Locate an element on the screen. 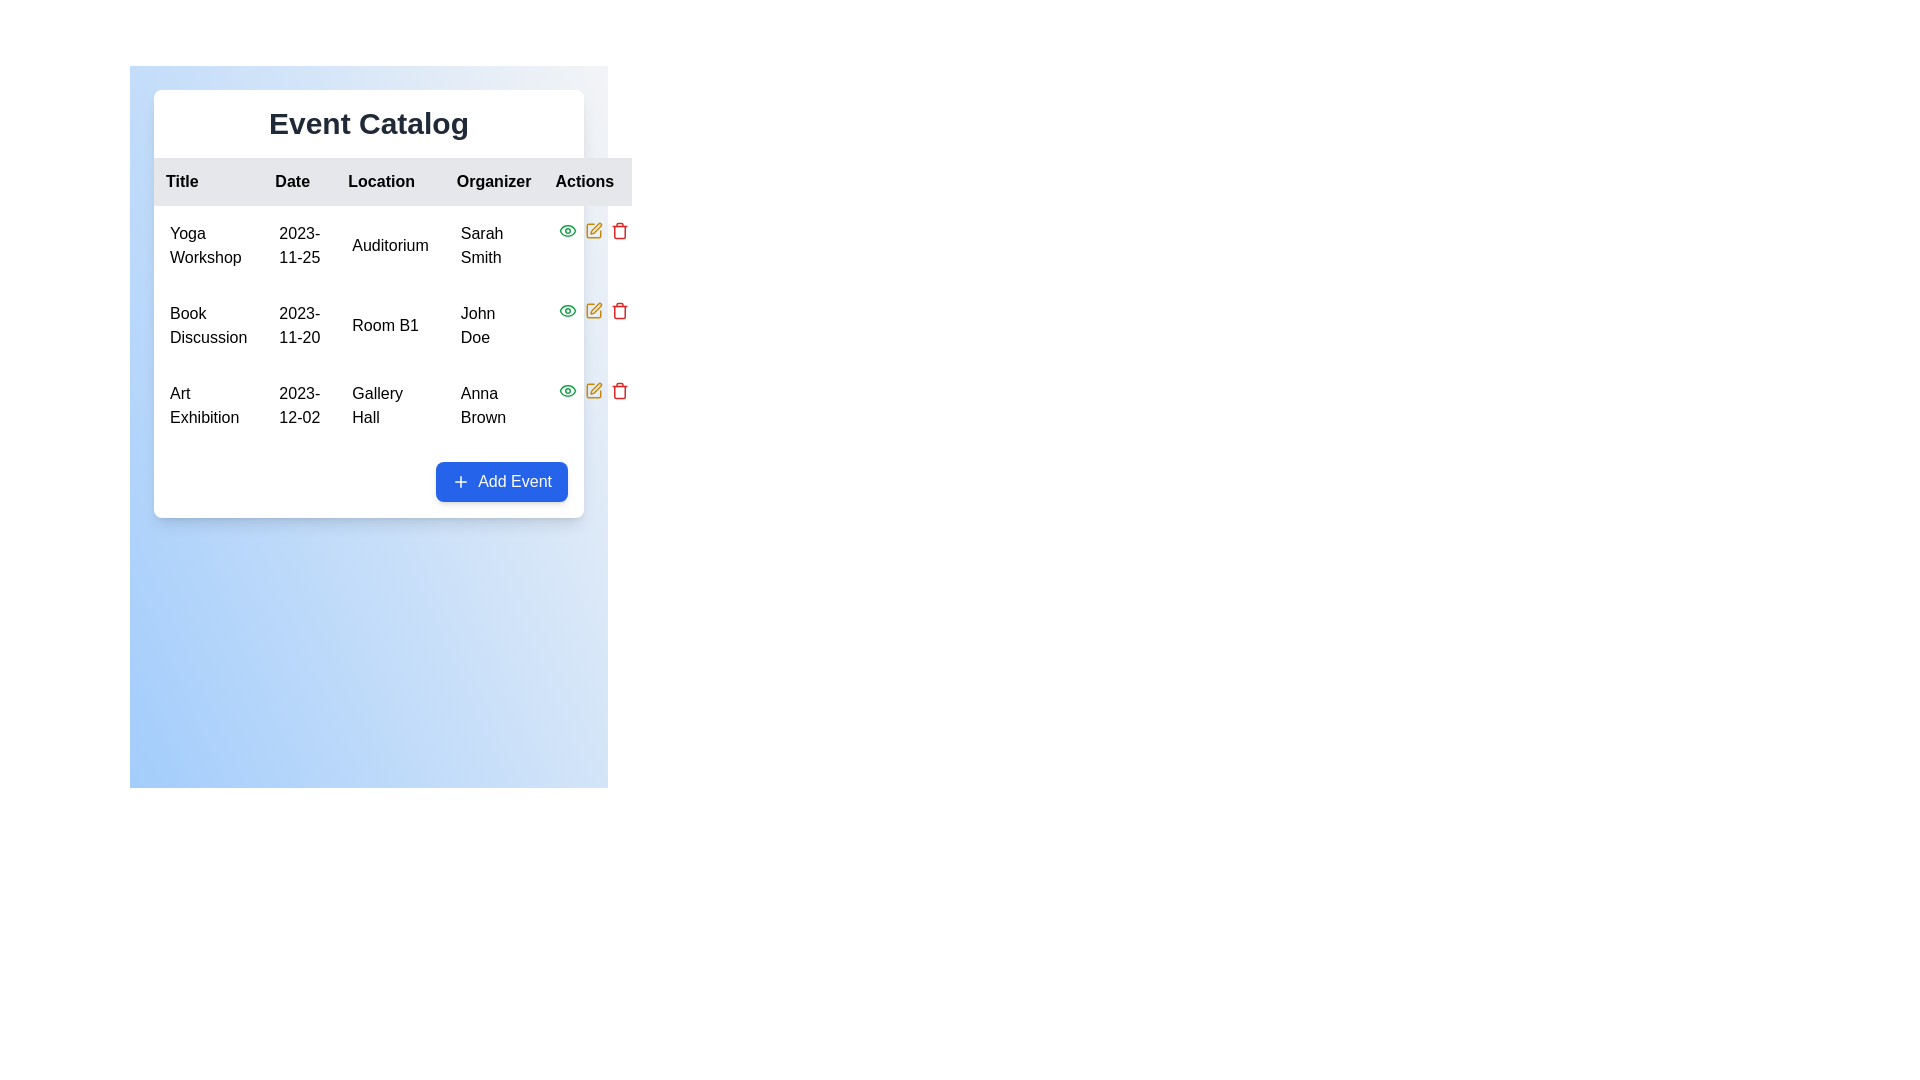  the text element displaying 'Sarah Smith' located in the 'Organizer' column of the event catalog table, specifically in the row for 'Yoga Workshop' is located at coordinates (494, 245).